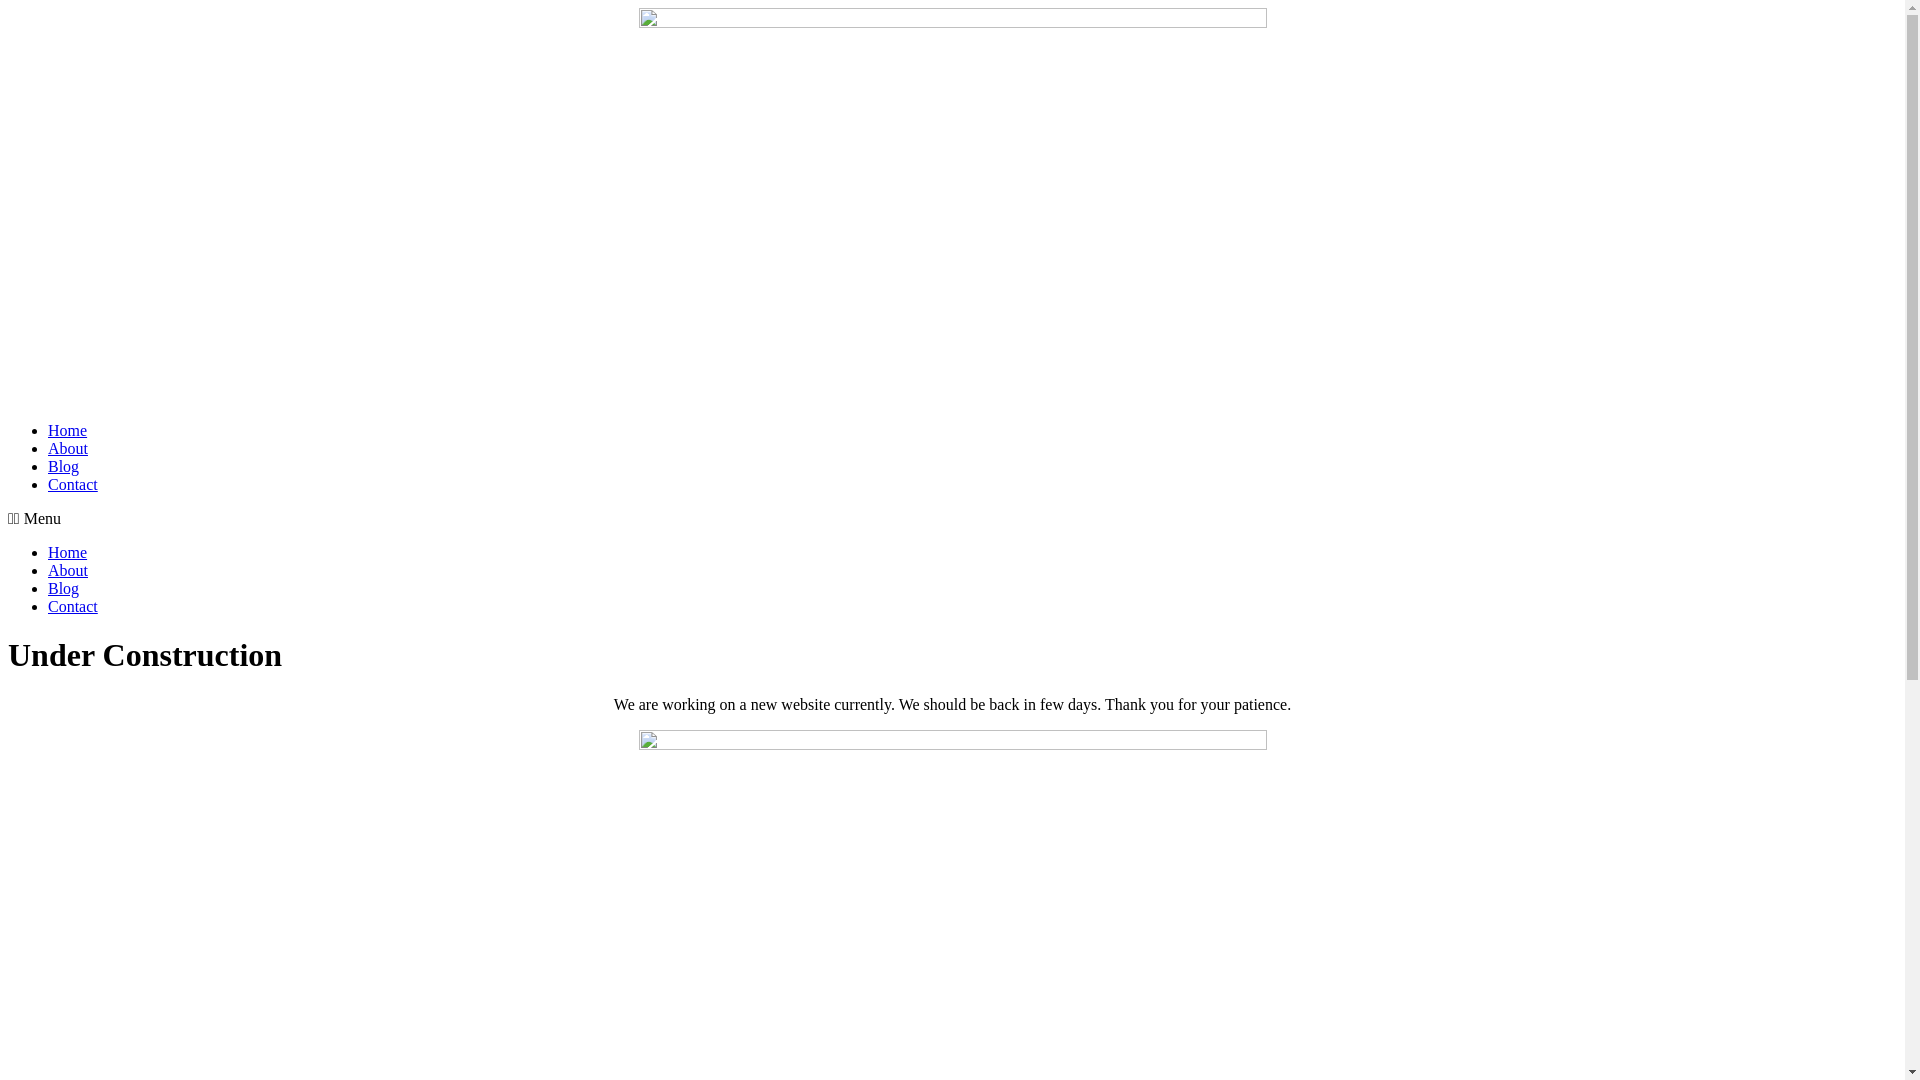 Image resolution: width=1920 pixels, height=1080 pixels. Describe the element at coordinates (72, 484) in the screenshot. I see `'Contact'` at that location.